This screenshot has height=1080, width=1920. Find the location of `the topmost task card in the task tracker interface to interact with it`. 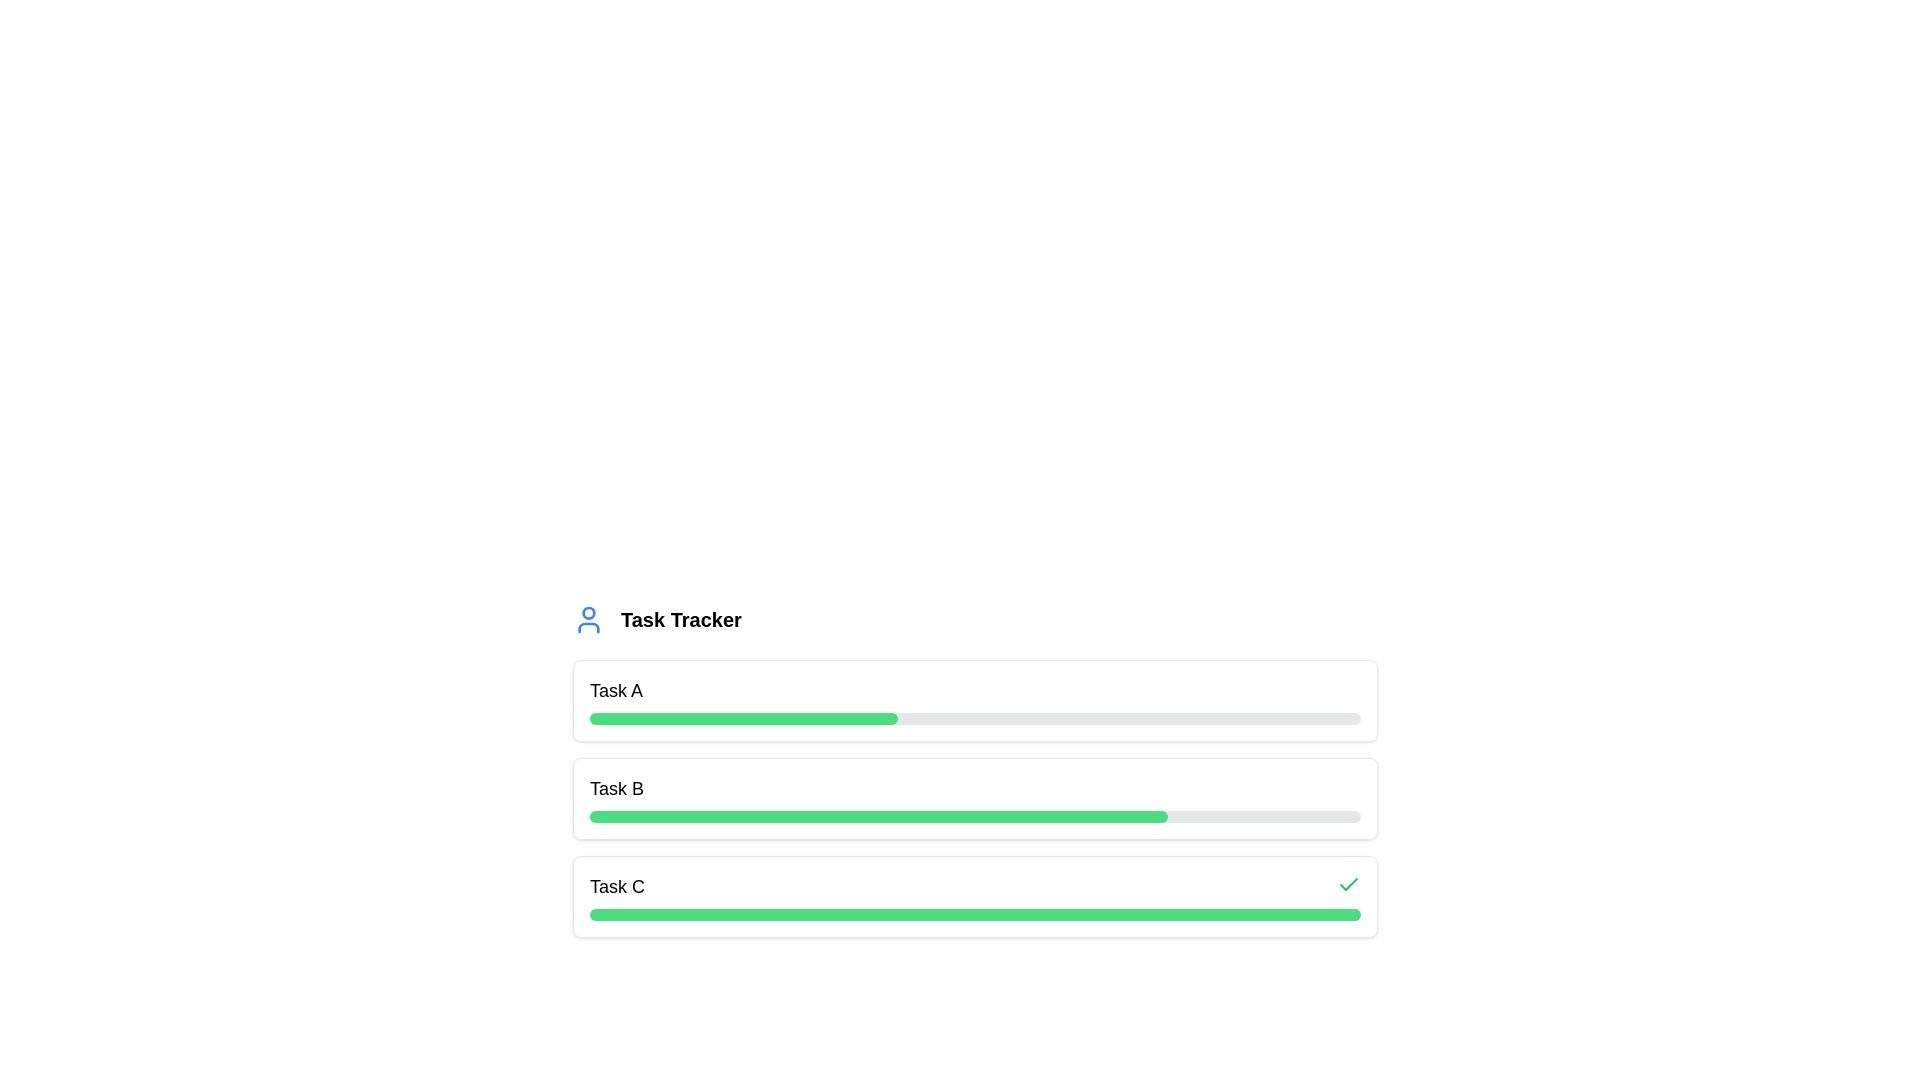

the topmost task card in the task tracker interface to interact with it is located at coordinates (975, 700).